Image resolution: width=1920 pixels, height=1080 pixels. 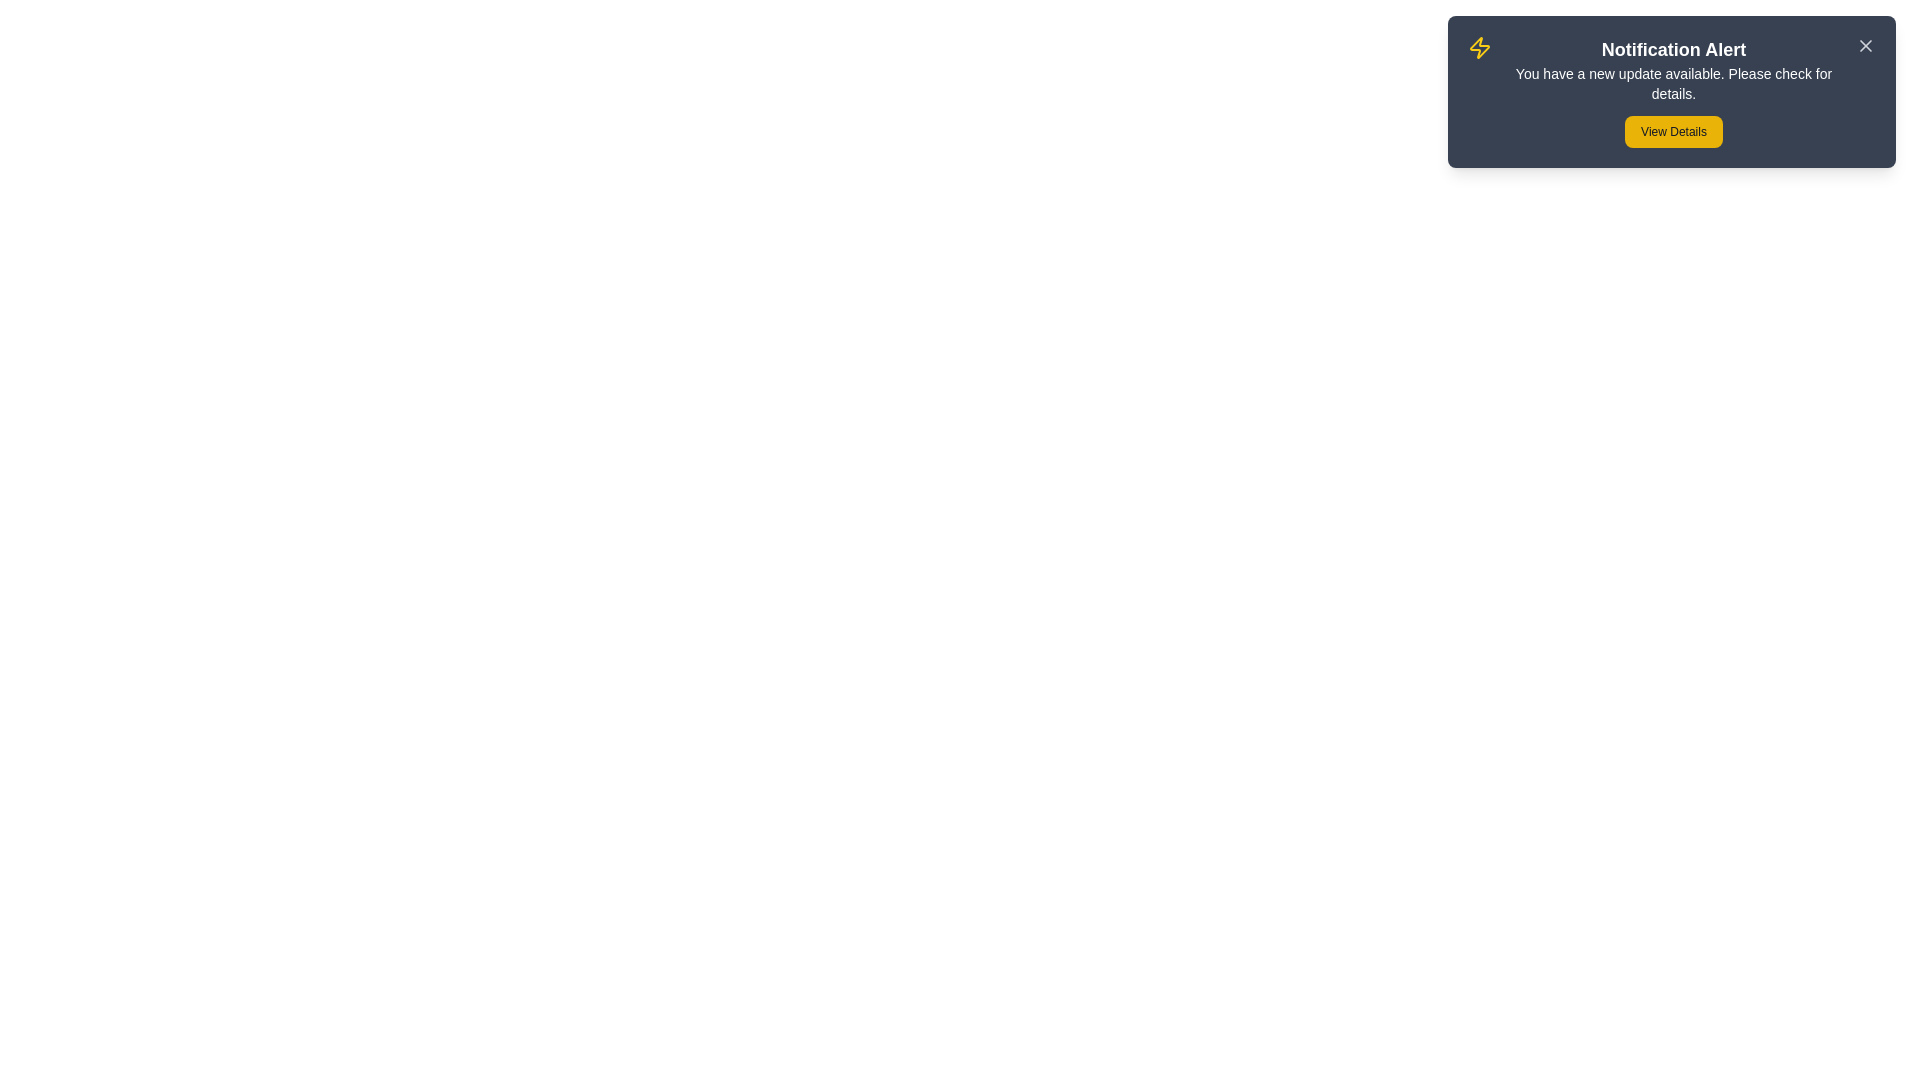 What do you see at coordinates (1674, 131) in the screenshot?
I see `the 'View Details' button to observe its hover effect` at bounding box center [1674, 131].